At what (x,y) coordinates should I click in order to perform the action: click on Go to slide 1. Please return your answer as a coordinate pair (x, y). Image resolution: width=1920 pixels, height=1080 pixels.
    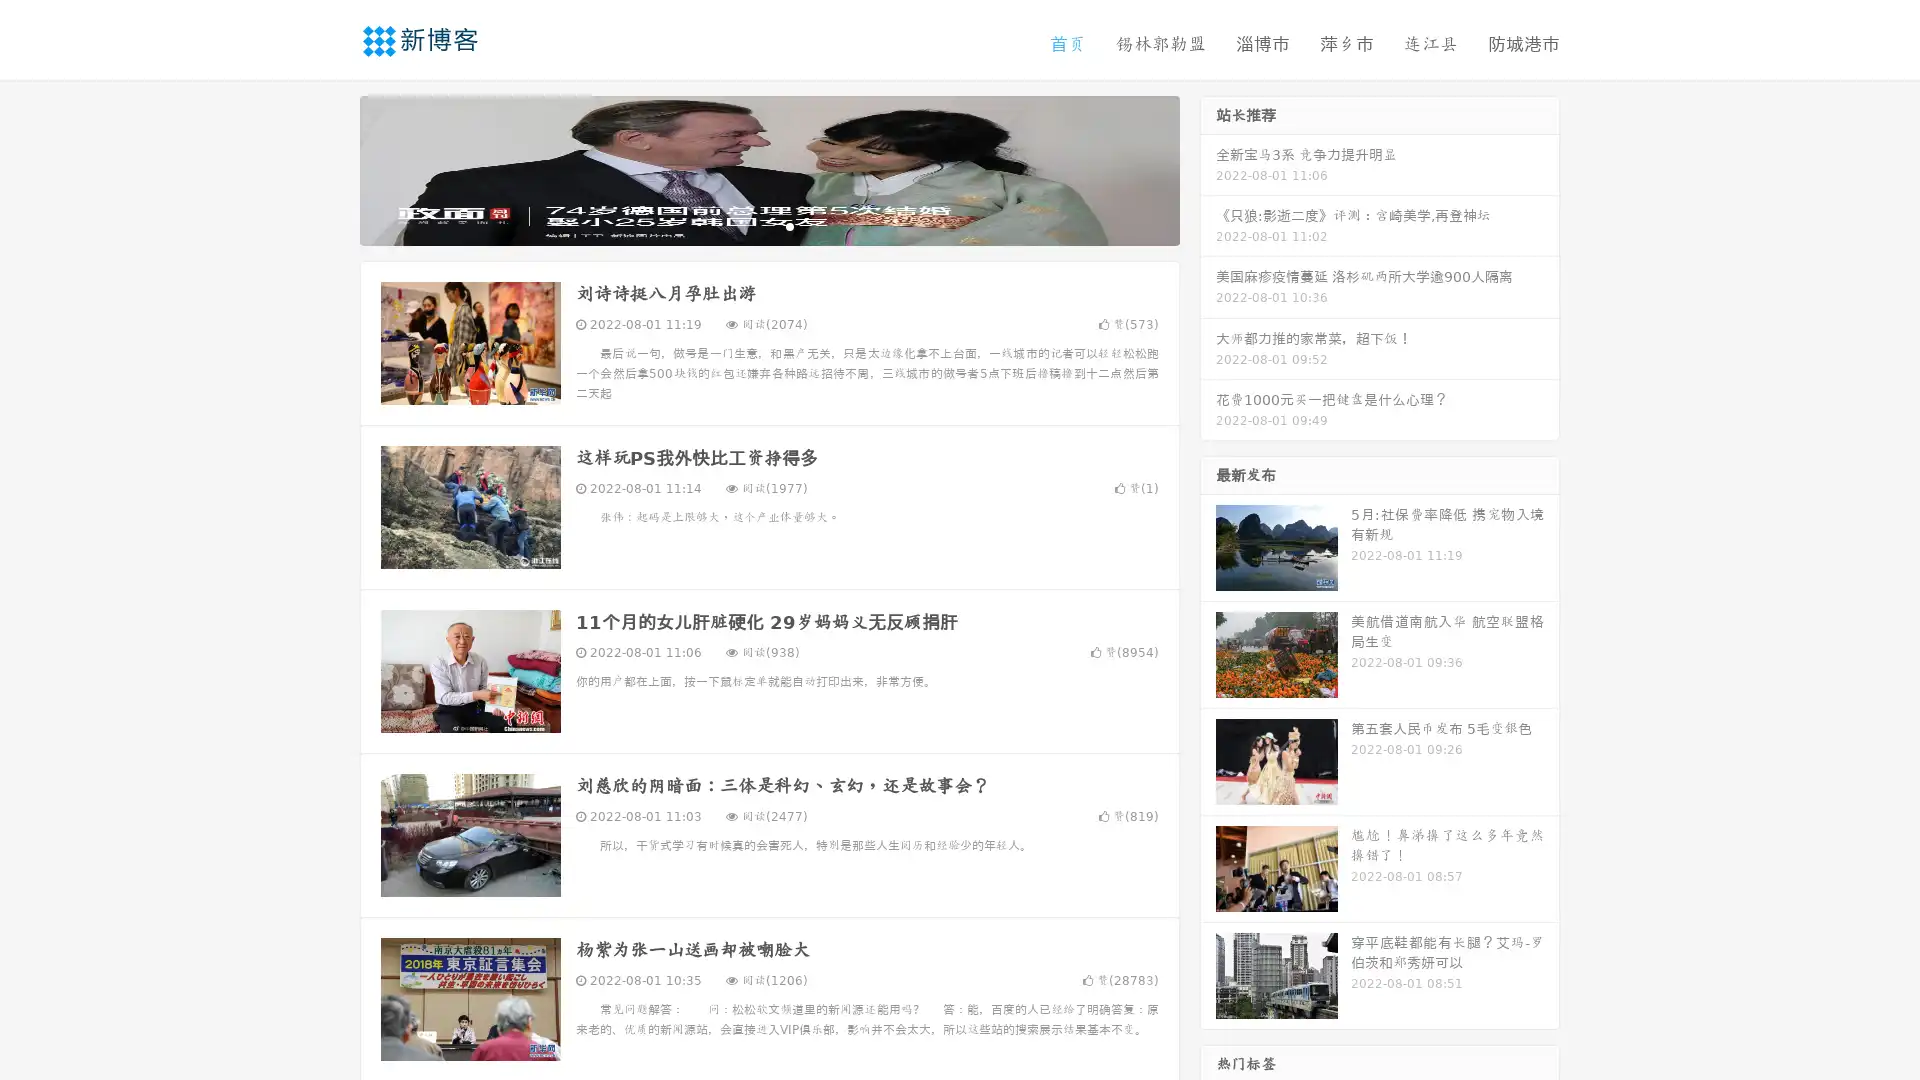
    Looking at the image, I should click on (748, 225).